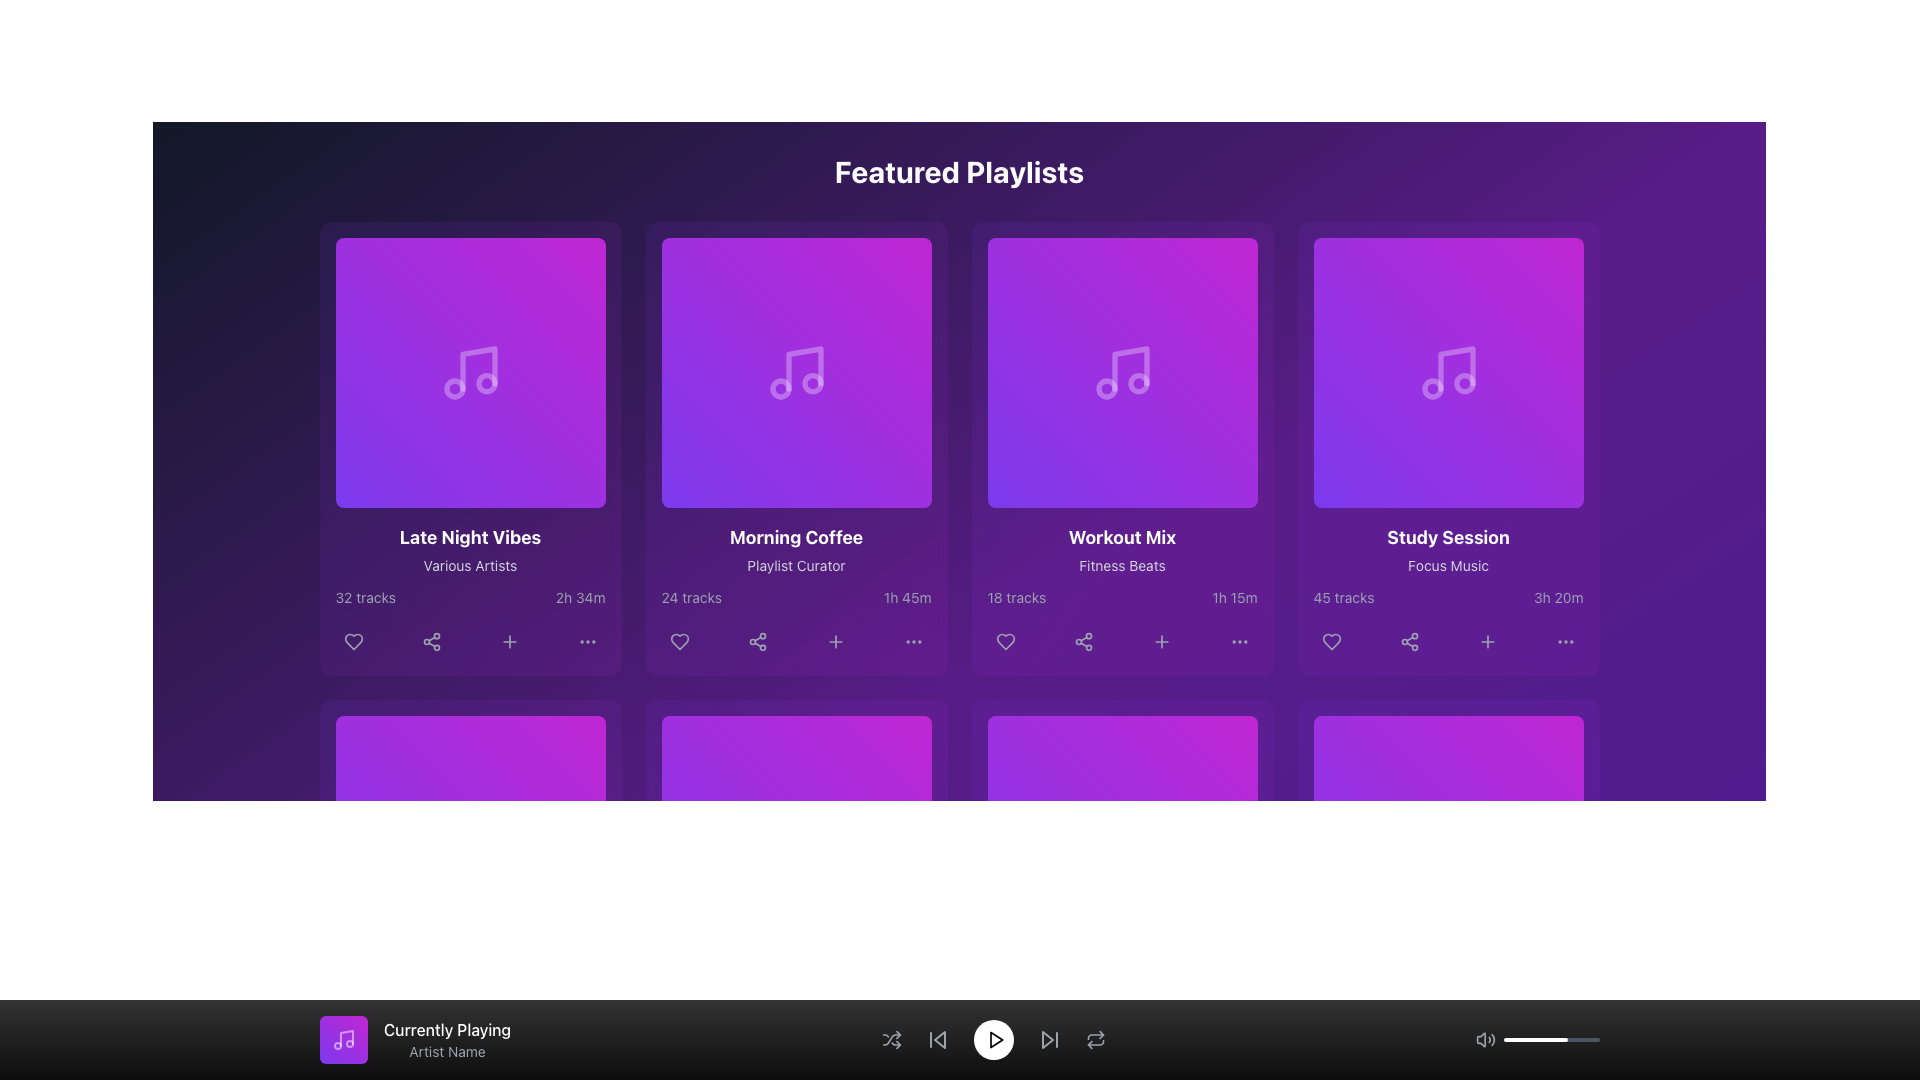  Describe the element at coordinates (1557, 596) in the screenshot. I see `the text label displaying '3h 20m' in gray font, located near the bottom of the 'Study Session' card, next to '45 tracks'` at that location.